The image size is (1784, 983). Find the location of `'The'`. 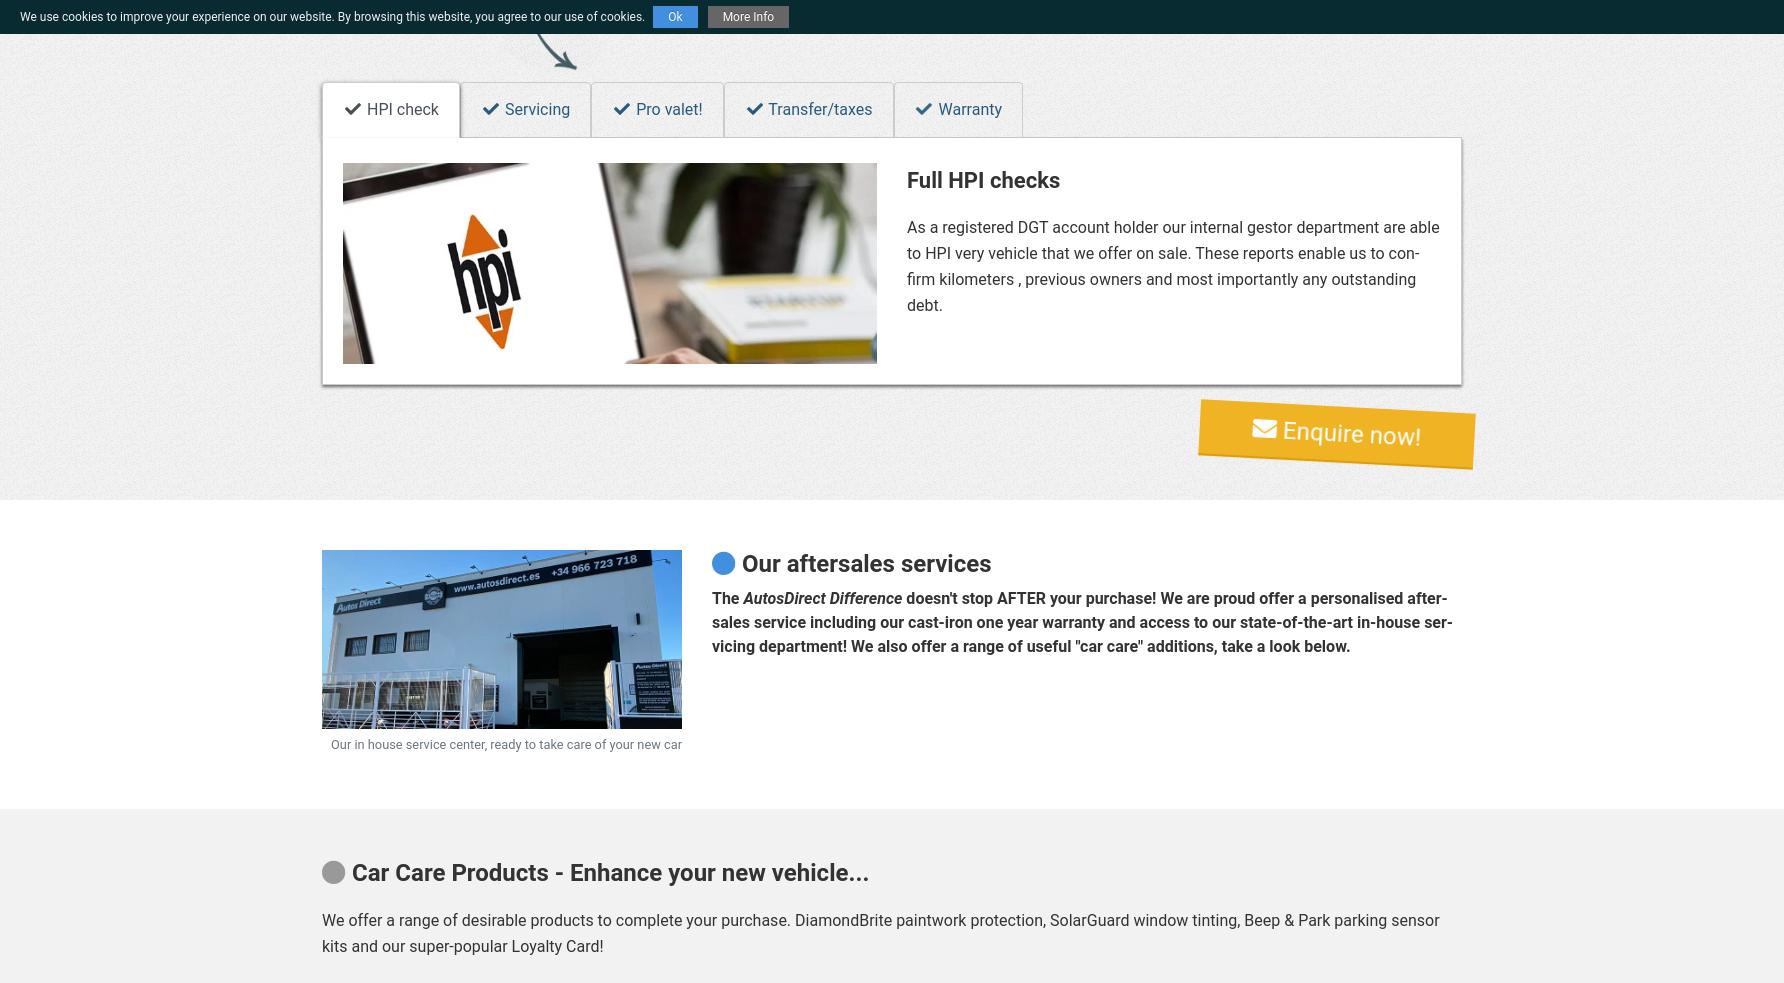

'The' is located at coordinates (726, 598).